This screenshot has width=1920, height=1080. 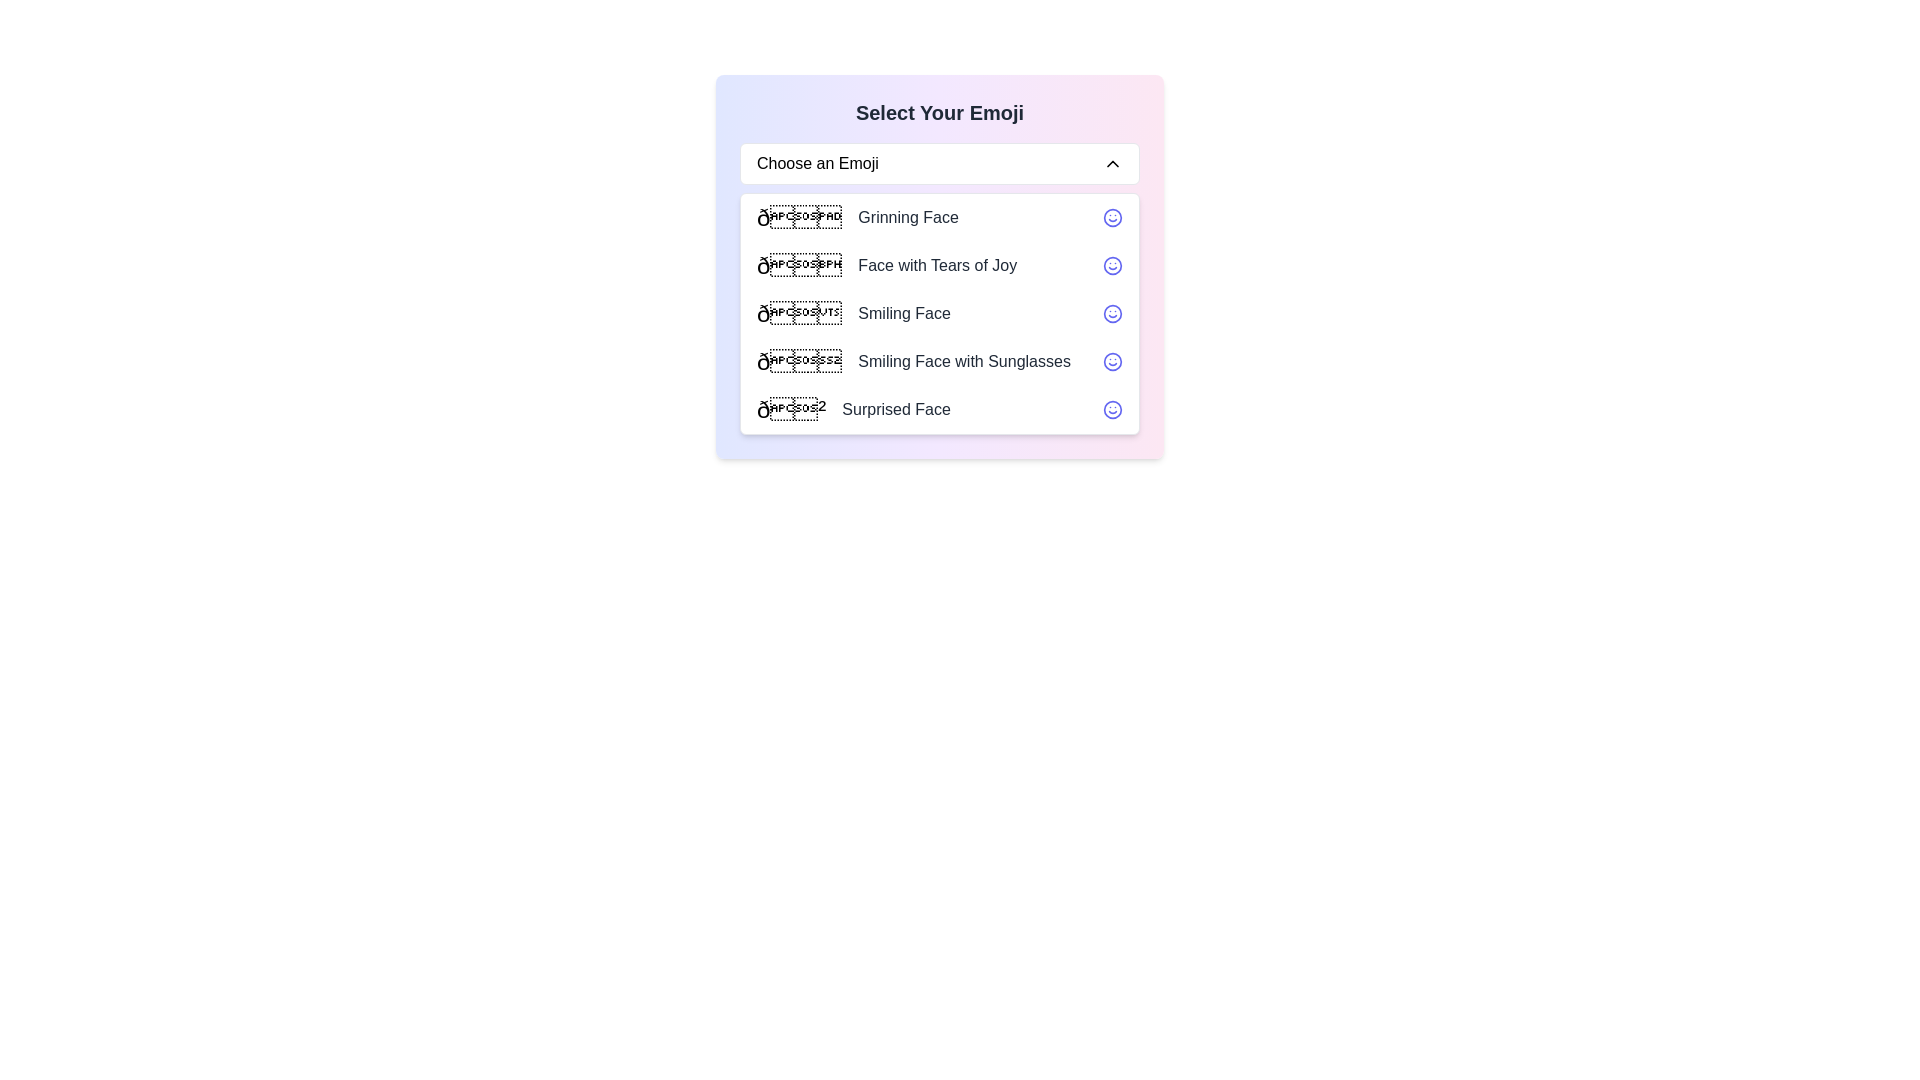 I want to click on the 'Surprised Face' option in the emoji selector dropdown, which is the fifth item in the list, so click(x=939, y=408).